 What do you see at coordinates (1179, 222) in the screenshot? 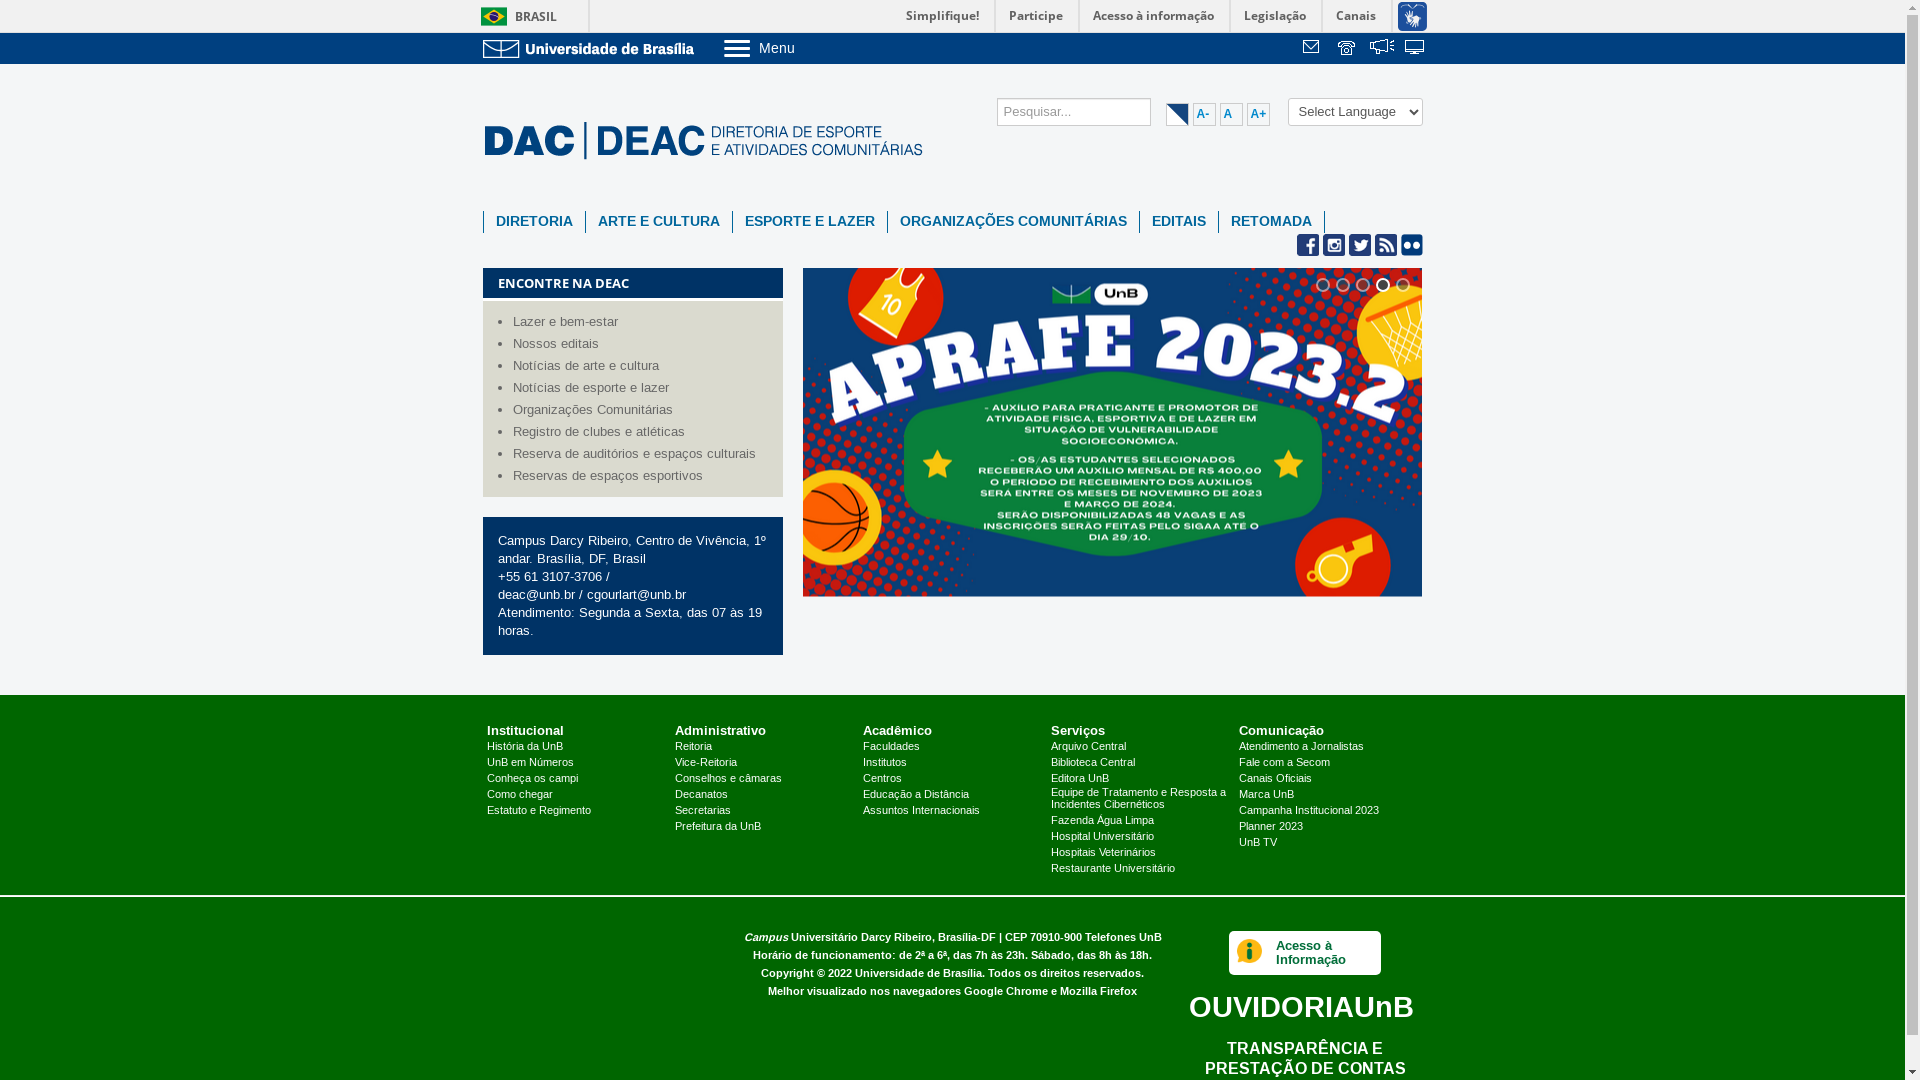
I see `'EDITAIS'` at bounding box center [1179, 222].